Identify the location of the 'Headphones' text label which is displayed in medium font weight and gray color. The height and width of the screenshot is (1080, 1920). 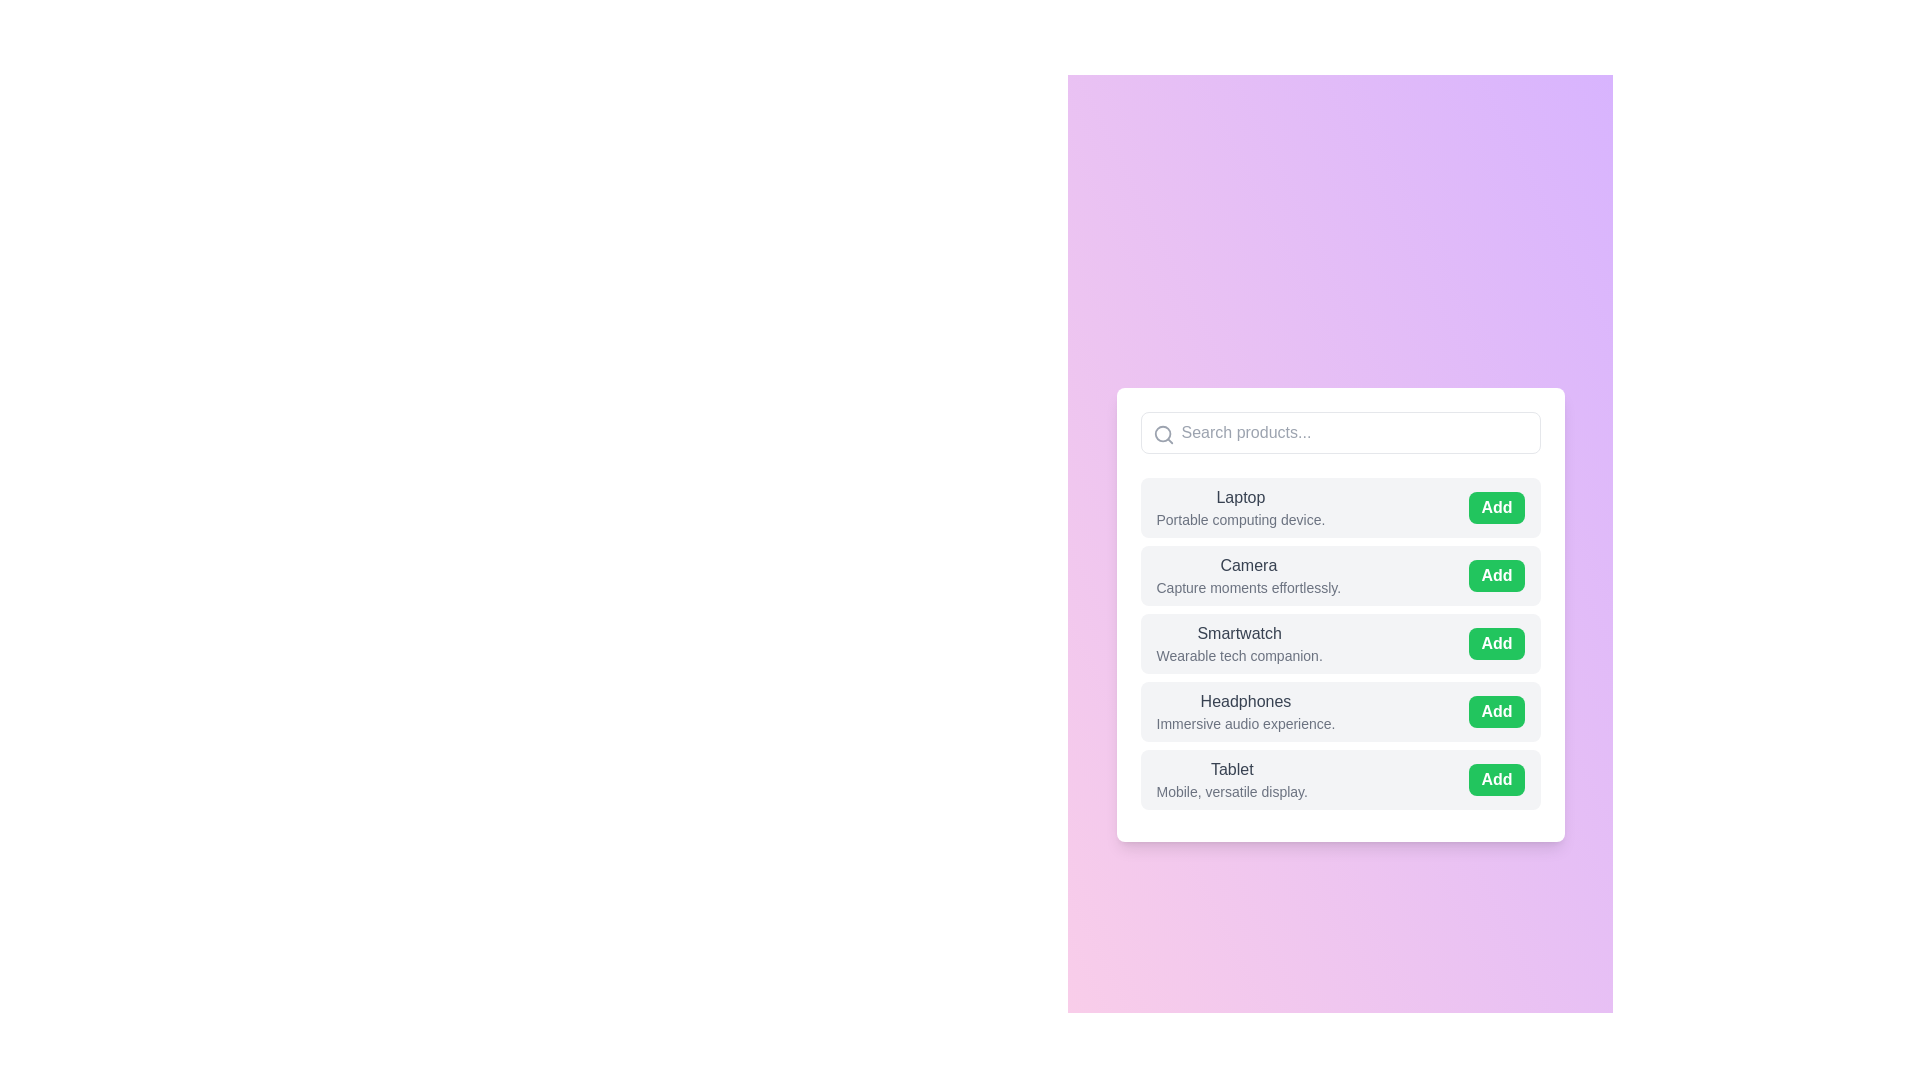
(1245, 701).